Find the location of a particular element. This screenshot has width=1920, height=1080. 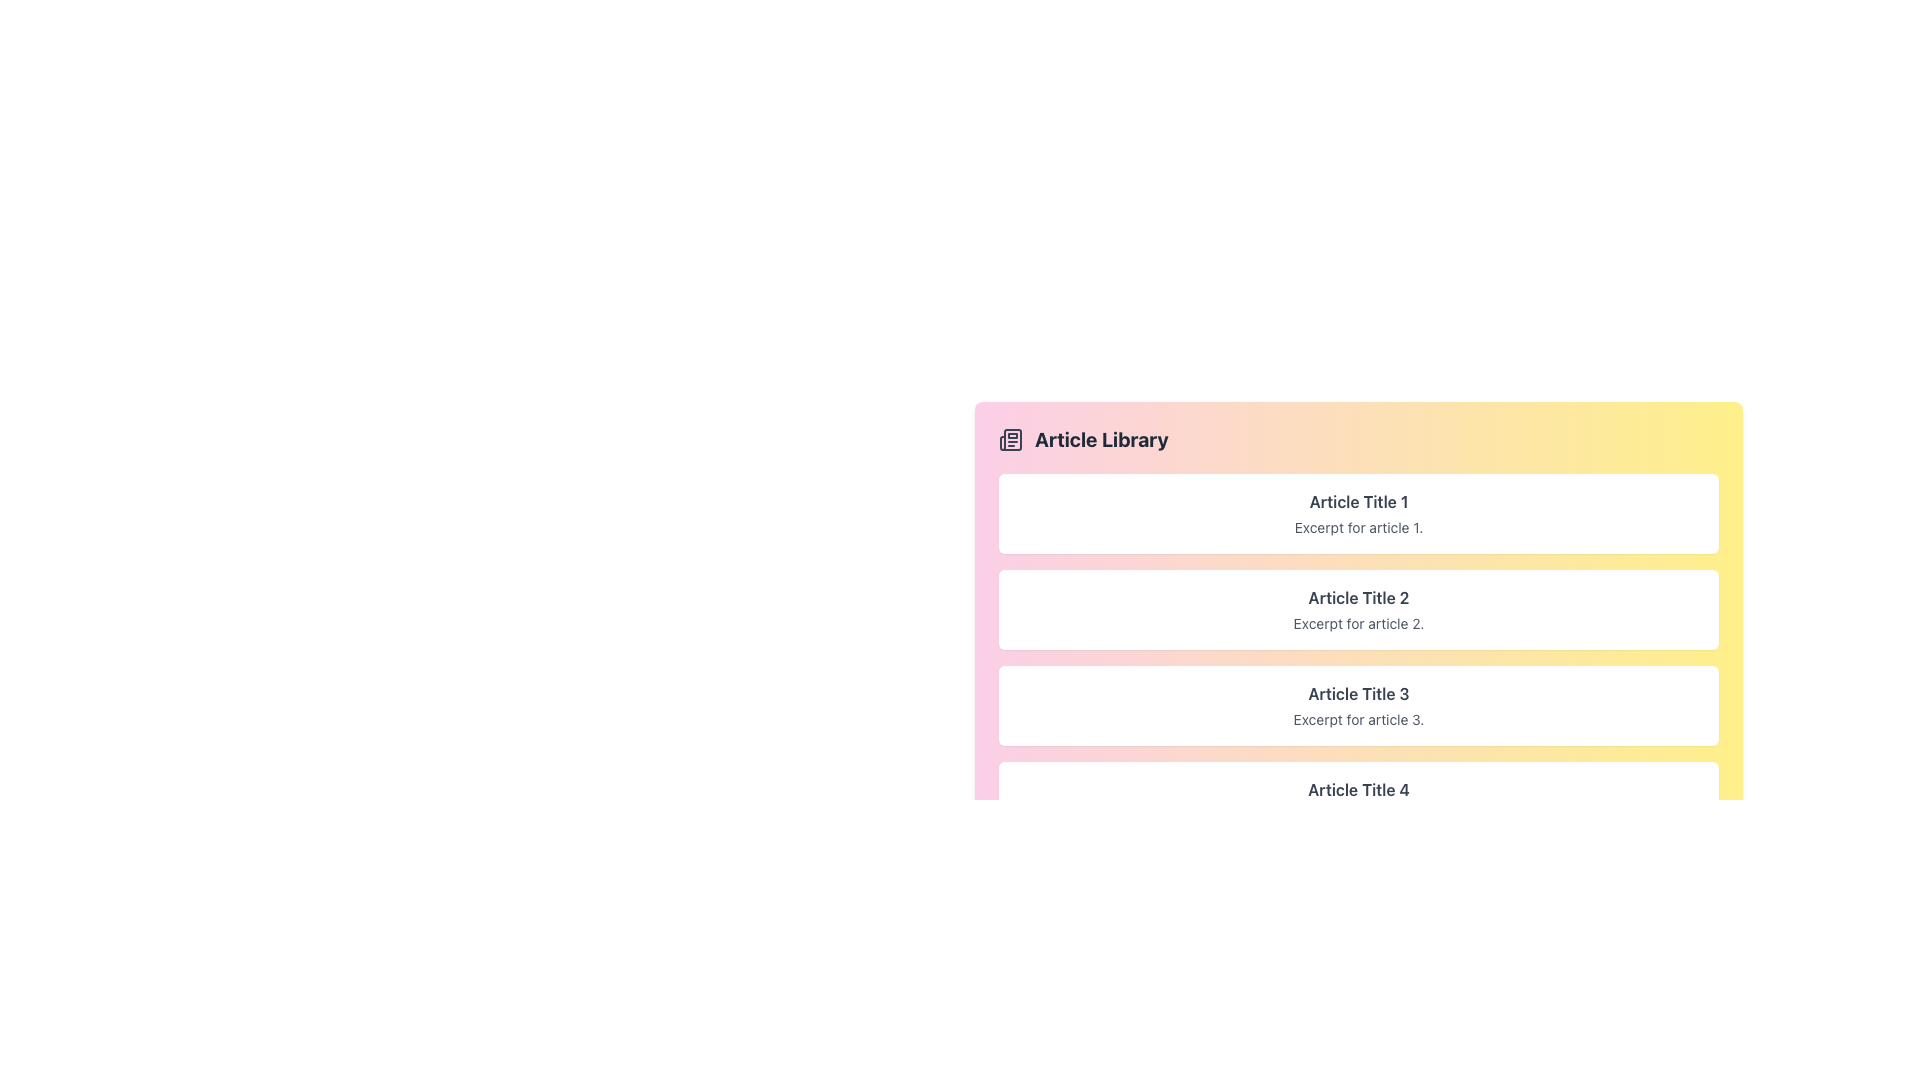

the text providing a brief description for 'Article Title 2', located directly below its title is located at coordinates (1358, 623).